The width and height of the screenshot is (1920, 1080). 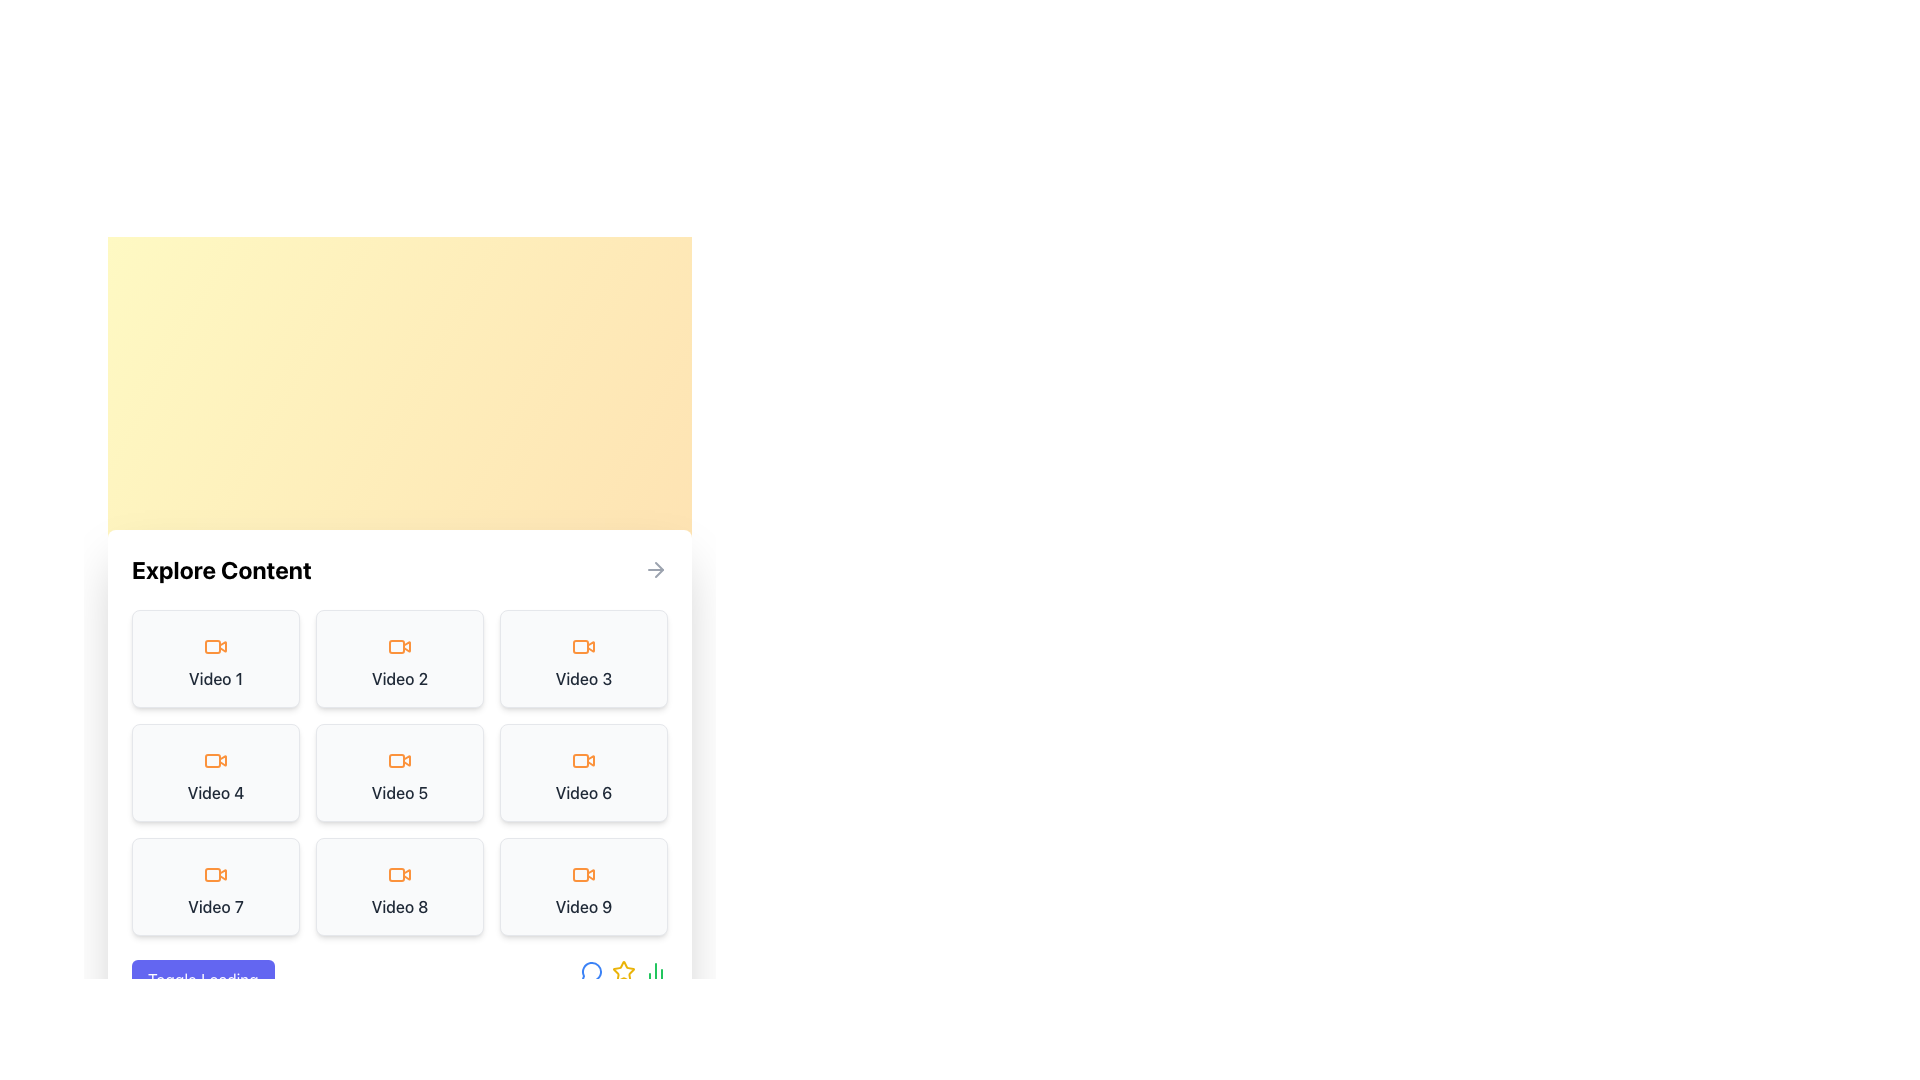 What do you see at coordinates (216, 906) in the screenshot?
I see `text label that provides information about the seventh video item located in the second row, first column of the 'Explore Content' section` at bounding box center [216, 906].